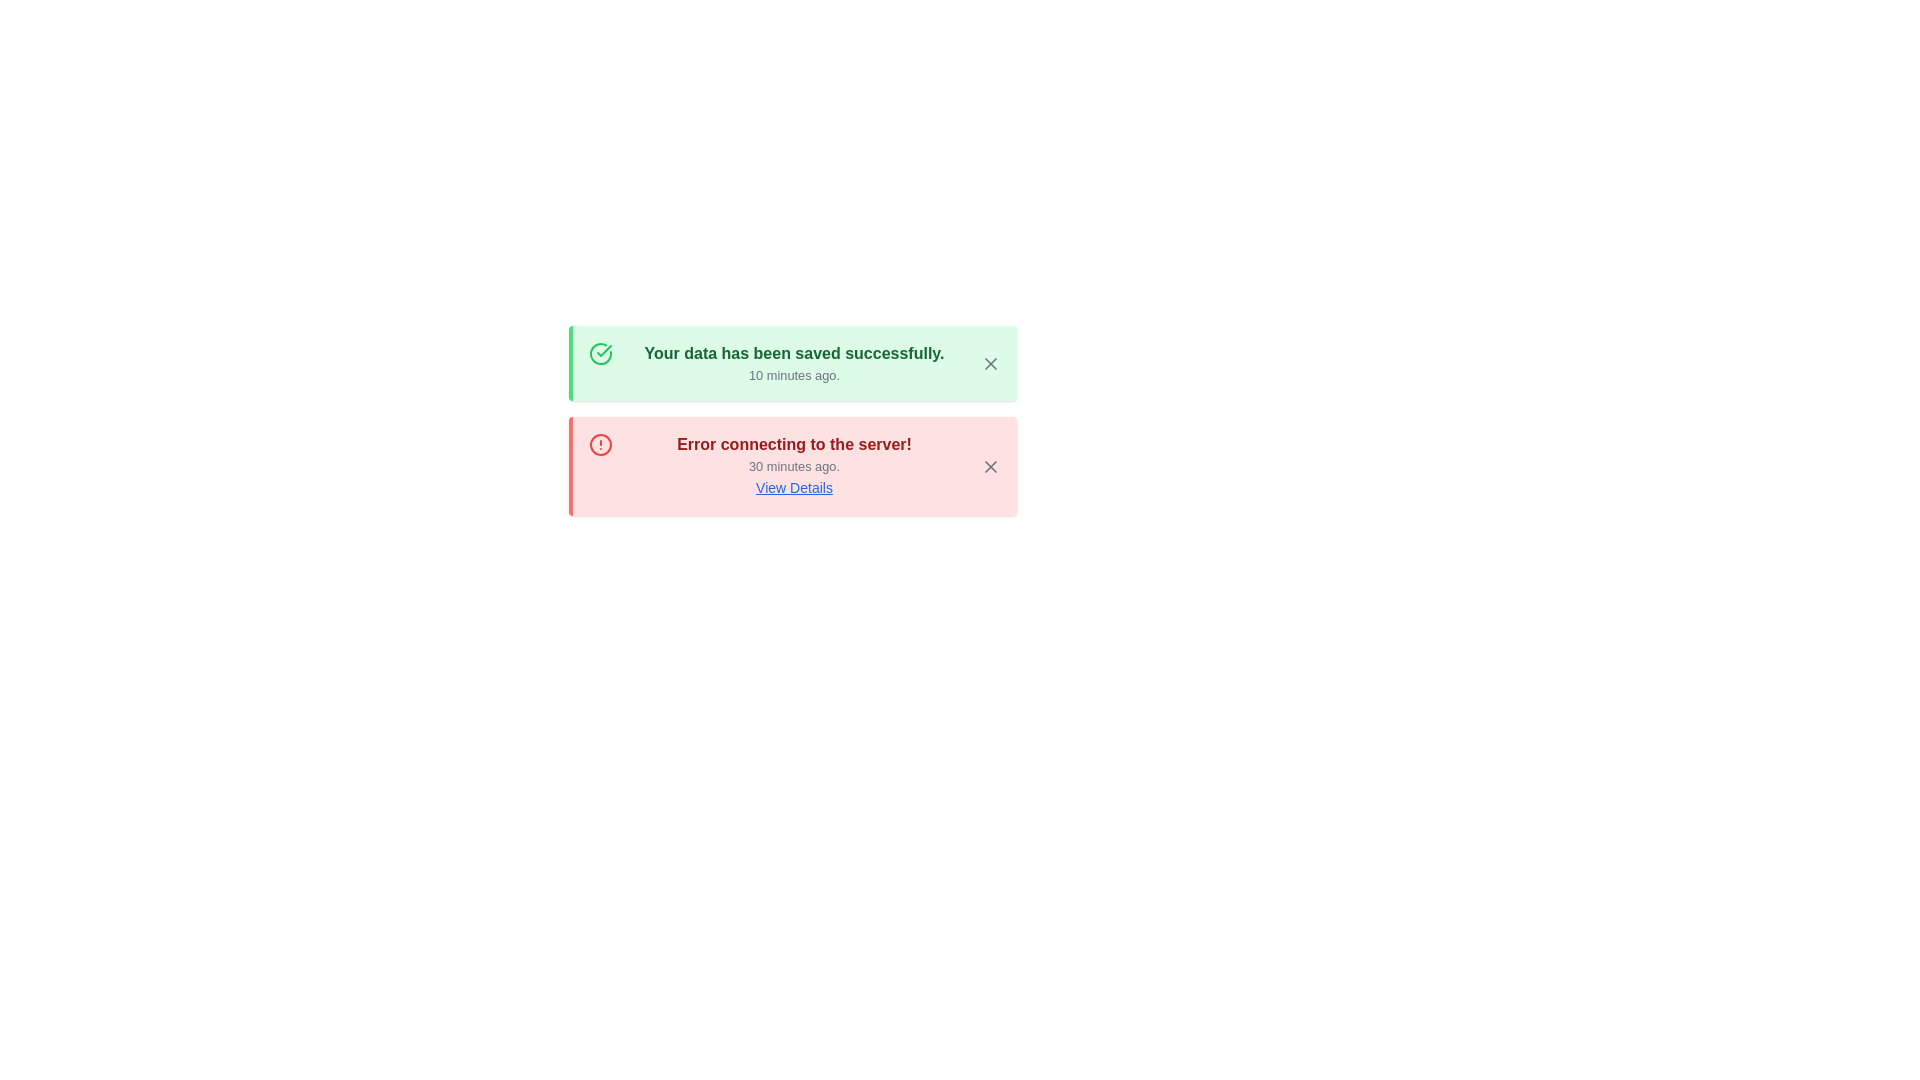  Describe the element at coordinates (990, 363) in the screenshot. I see `the gray 'X' icon button located at the top-right corner of the green notification banner` at that location.